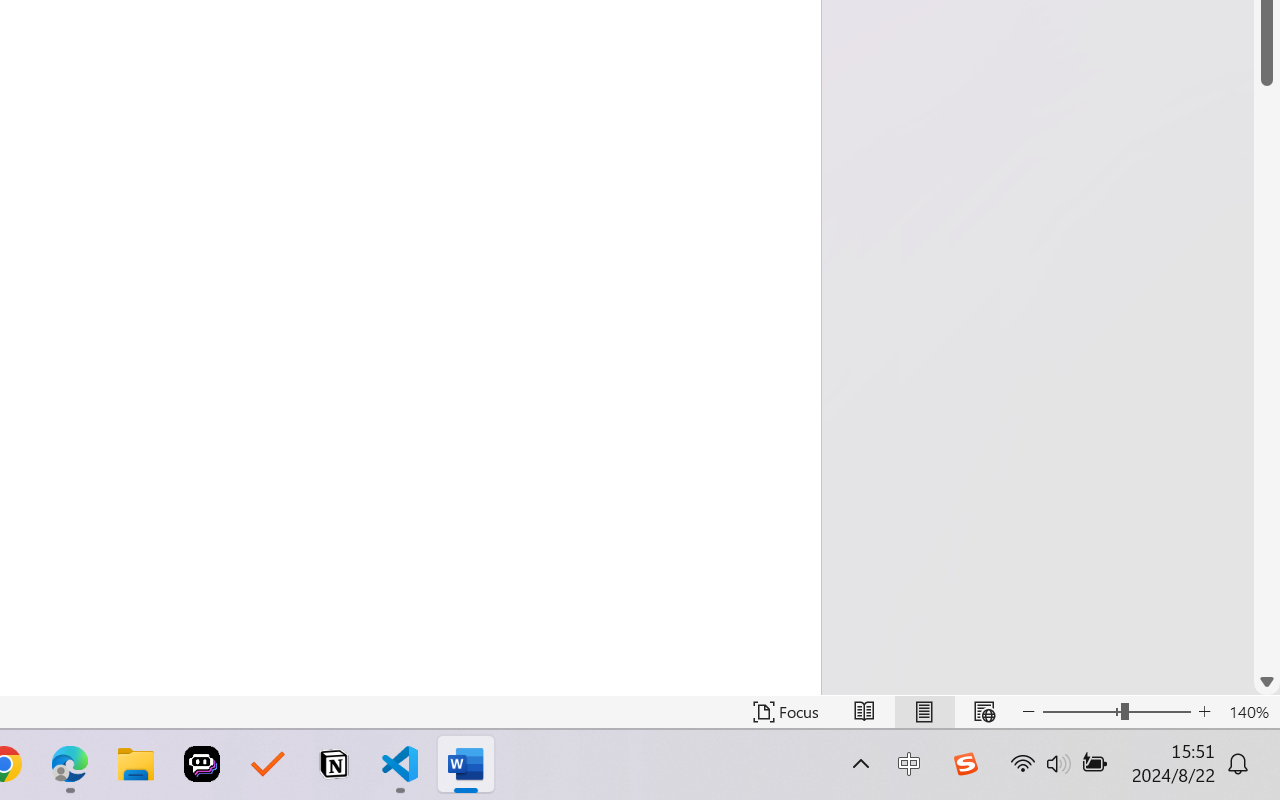 The height and width of the screenshot is (800, 1280). I want to click on 'Focus ', so click(785, 711).